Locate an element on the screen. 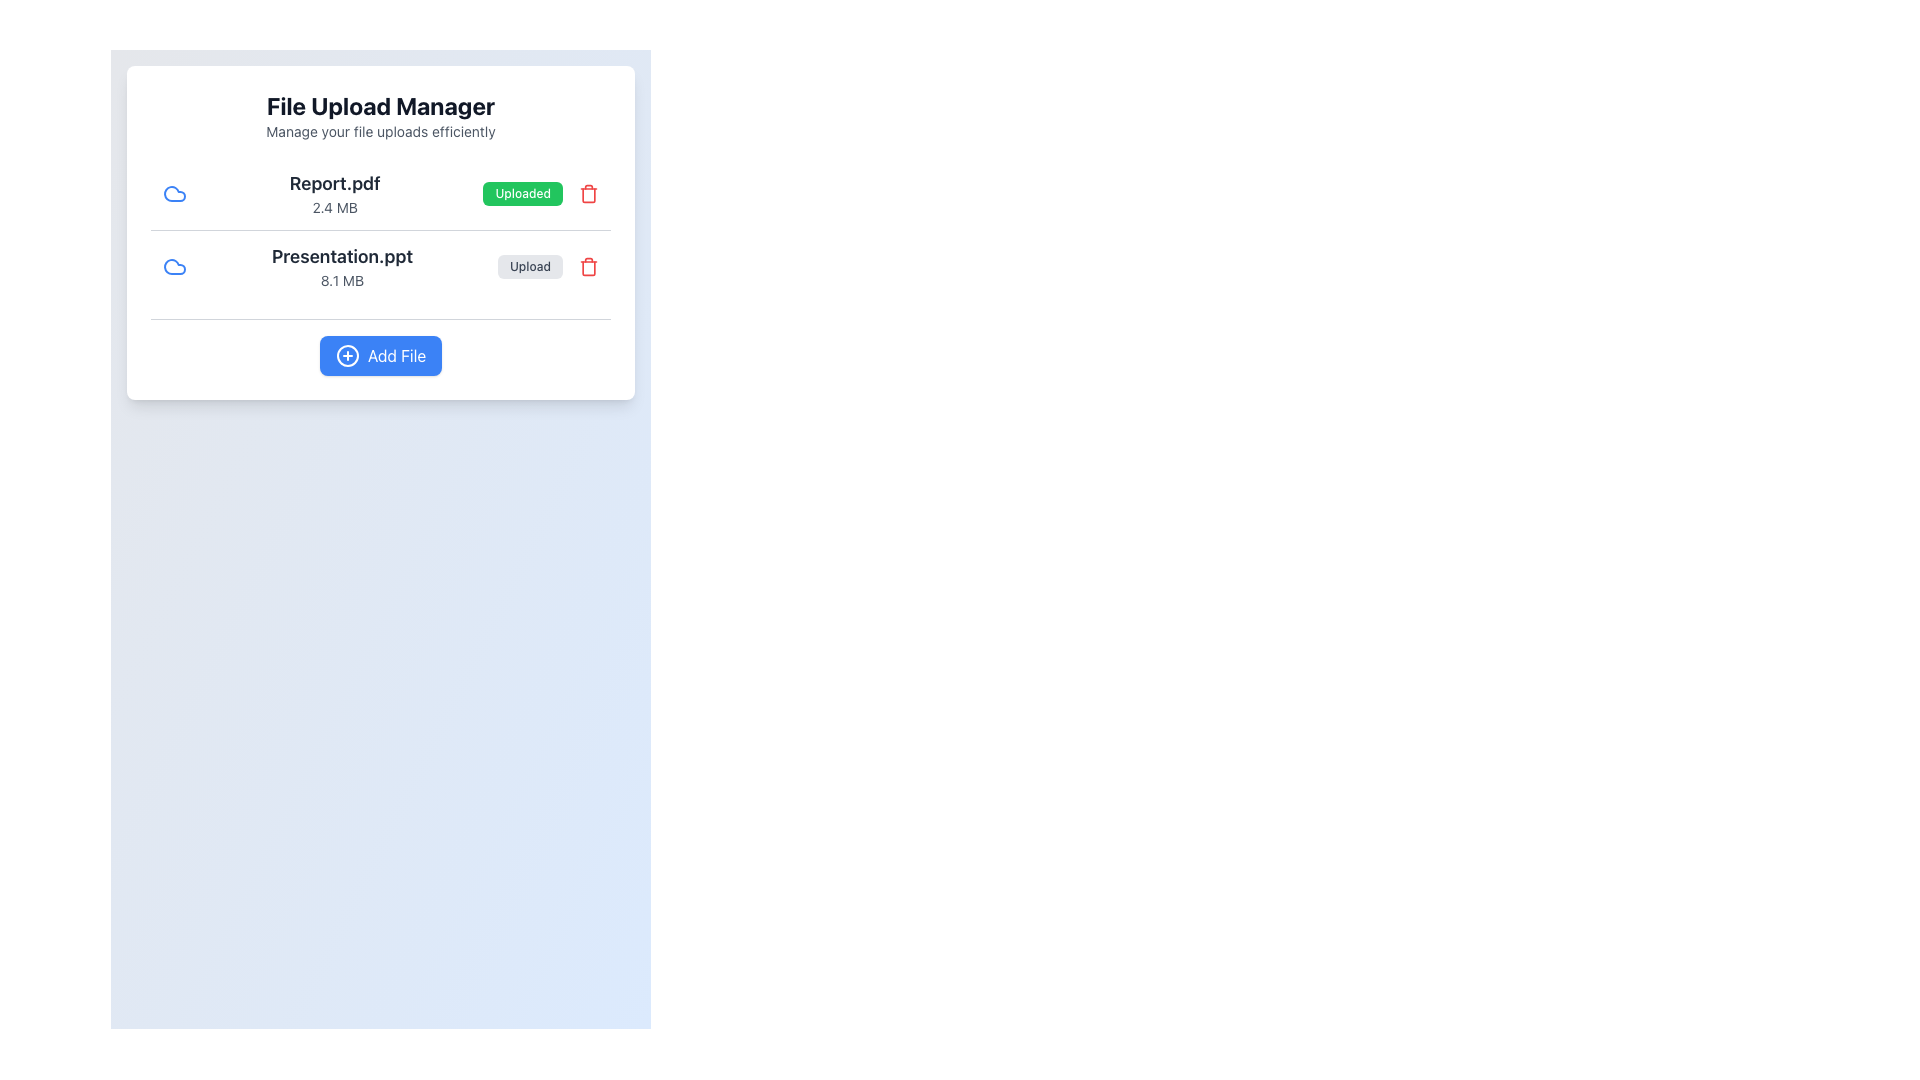  the 'Add Files' button located at the bottom of the 'File Upload Manager' section for accessibility navigation is located at coordinates (380, 346).